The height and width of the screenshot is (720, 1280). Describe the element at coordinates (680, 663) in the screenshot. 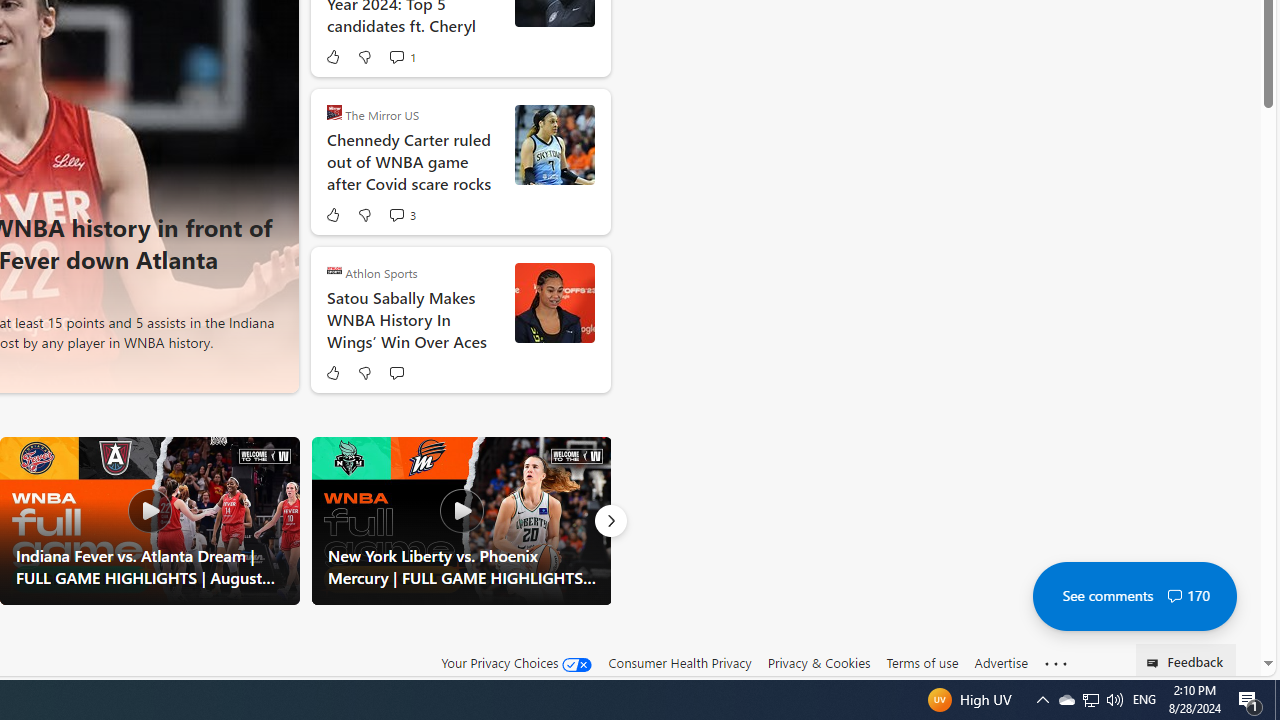

I see `'Consumer Health Privacy'` at that location.